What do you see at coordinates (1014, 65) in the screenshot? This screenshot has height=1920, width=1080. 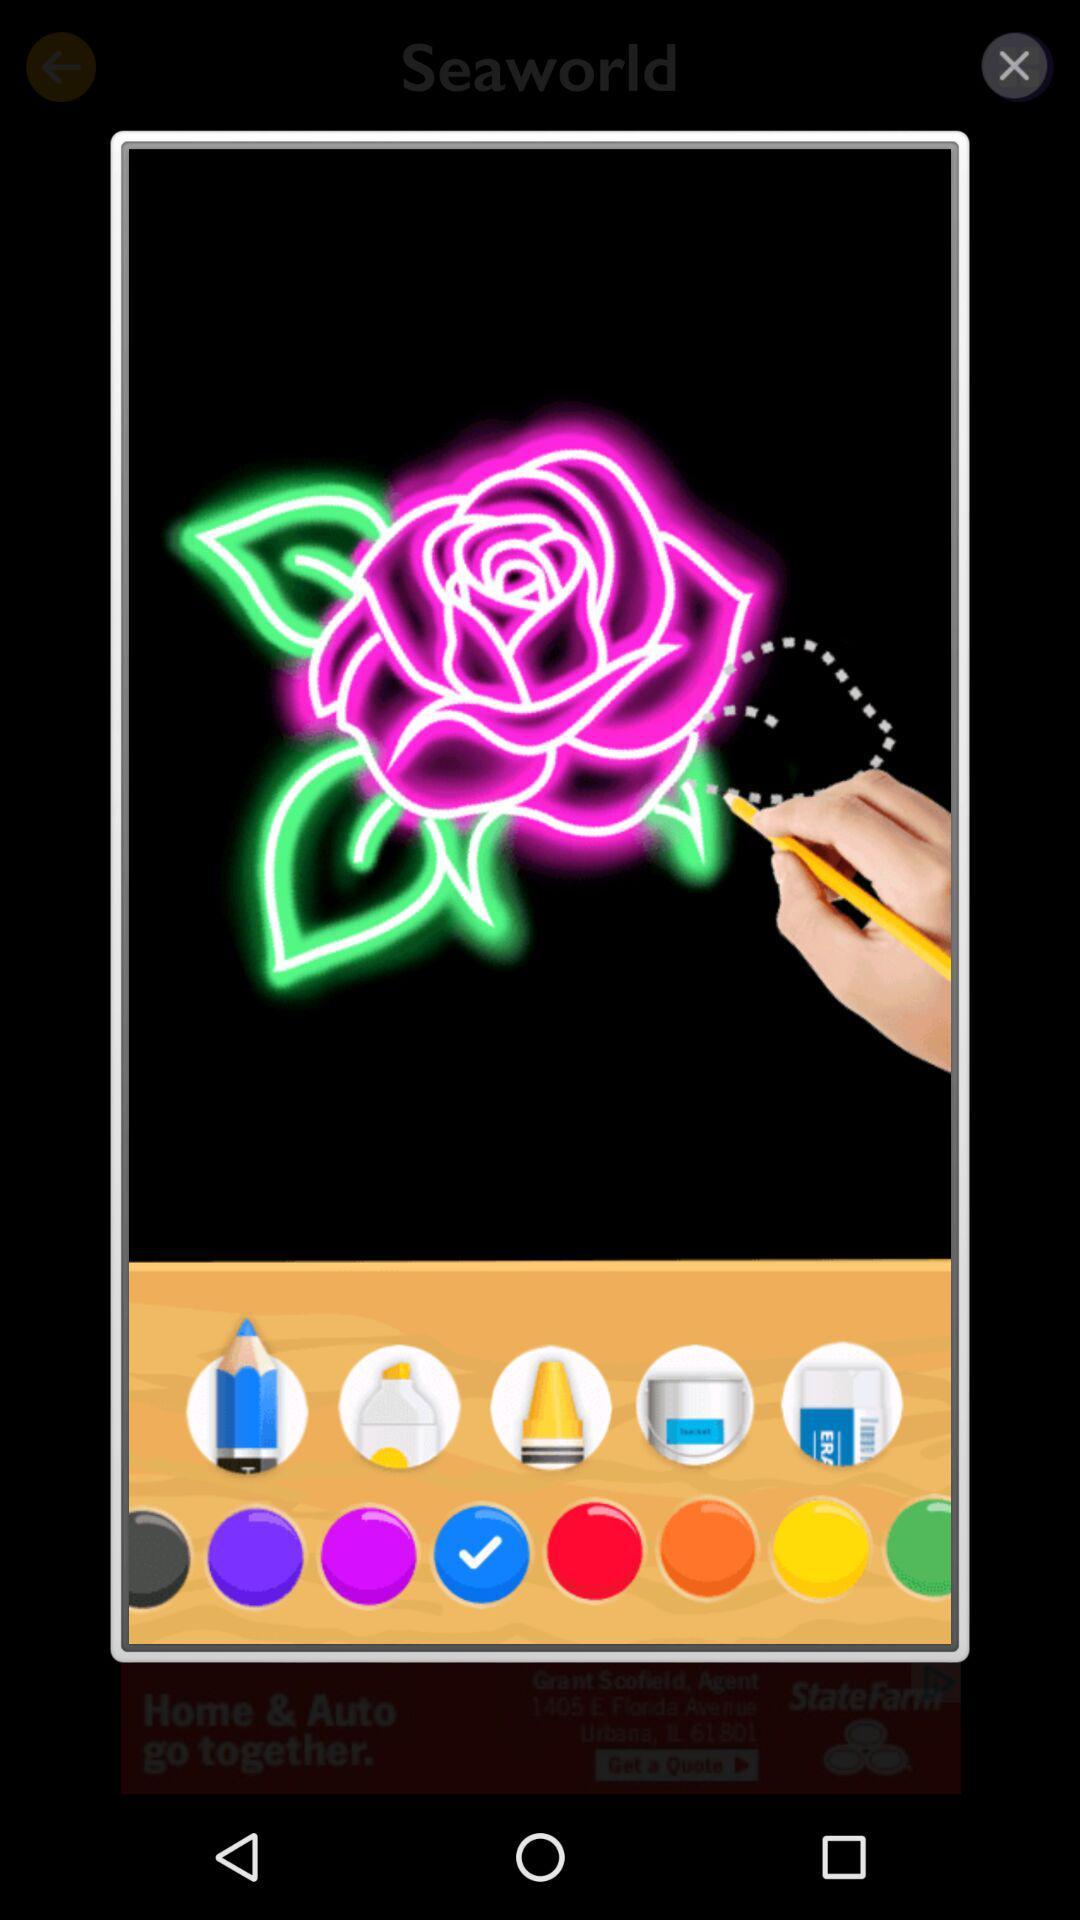 I see `the close icon` at bounding box center [1014, 65].